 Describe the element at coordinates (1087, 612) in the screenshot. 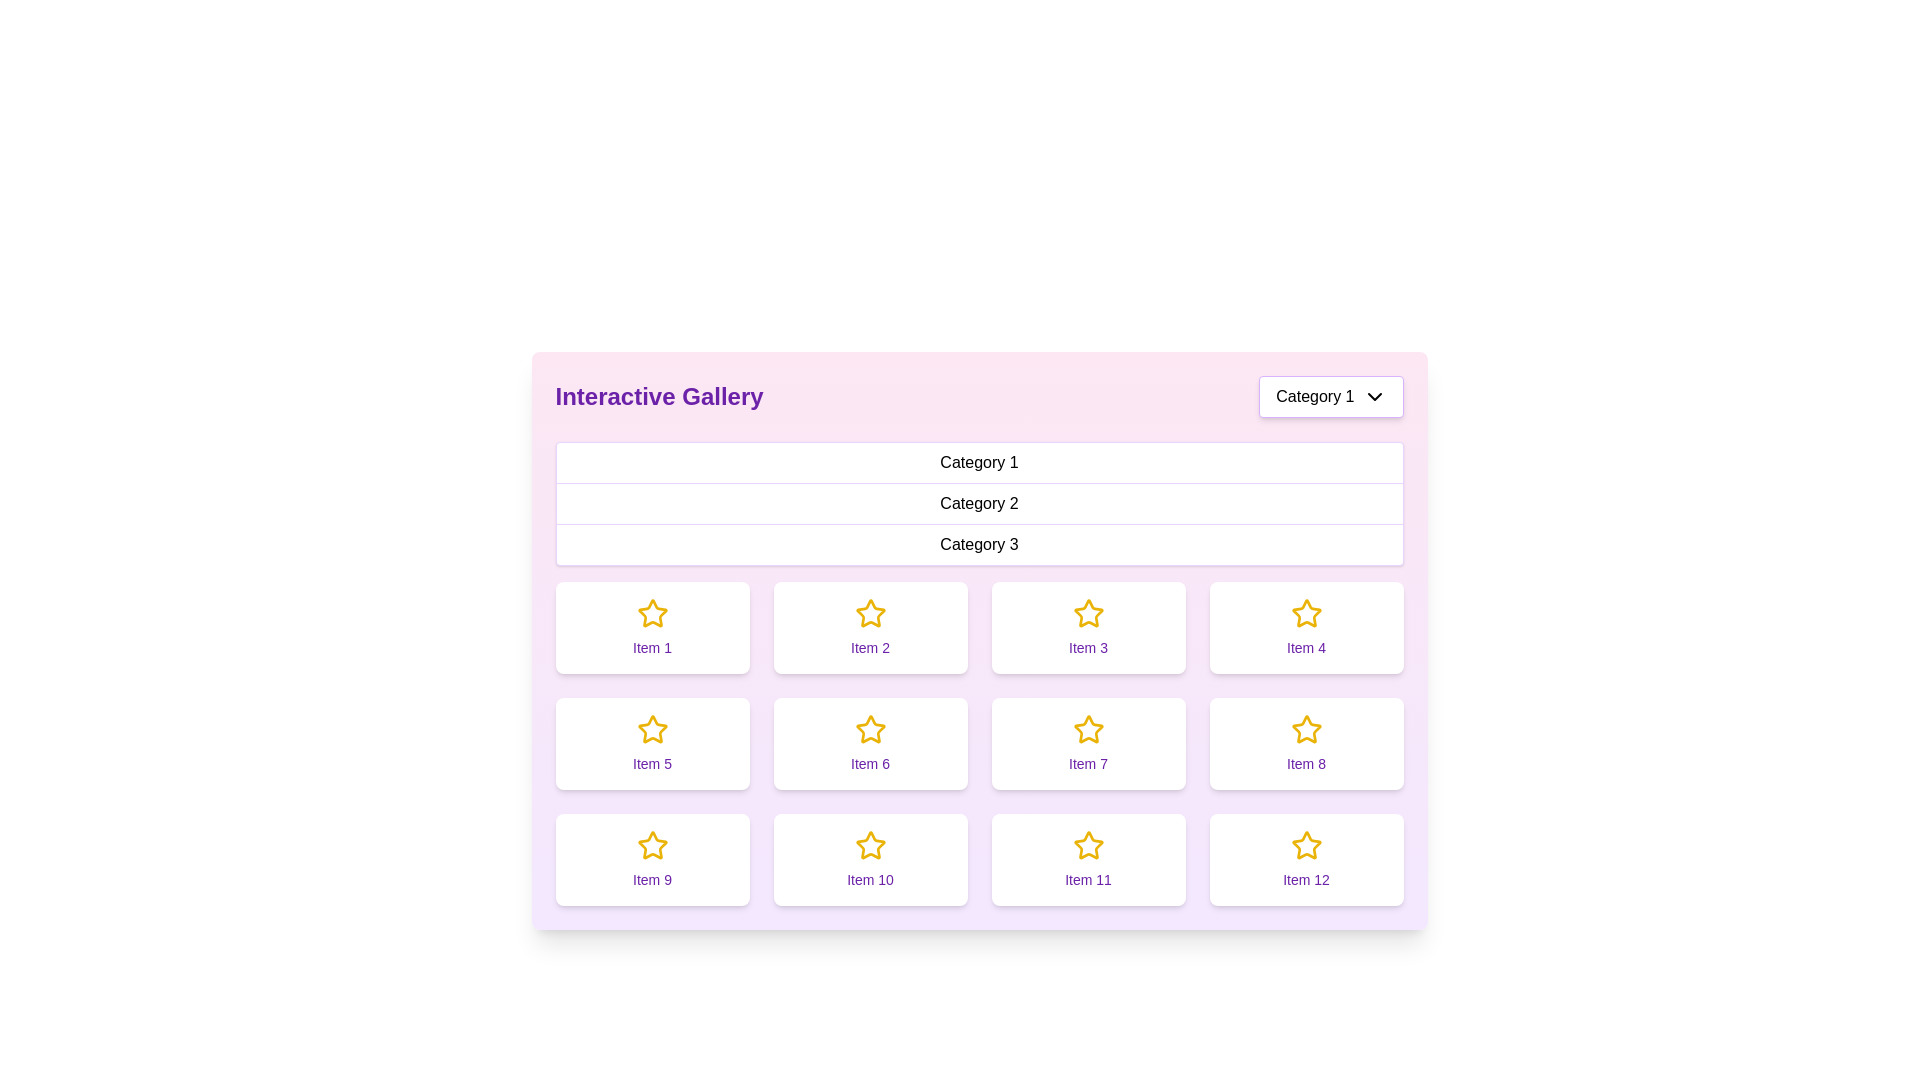

I see `the star-shaped icon with a yellow border labeled 'Item 3' in the 4x3 grid layout` at that location.